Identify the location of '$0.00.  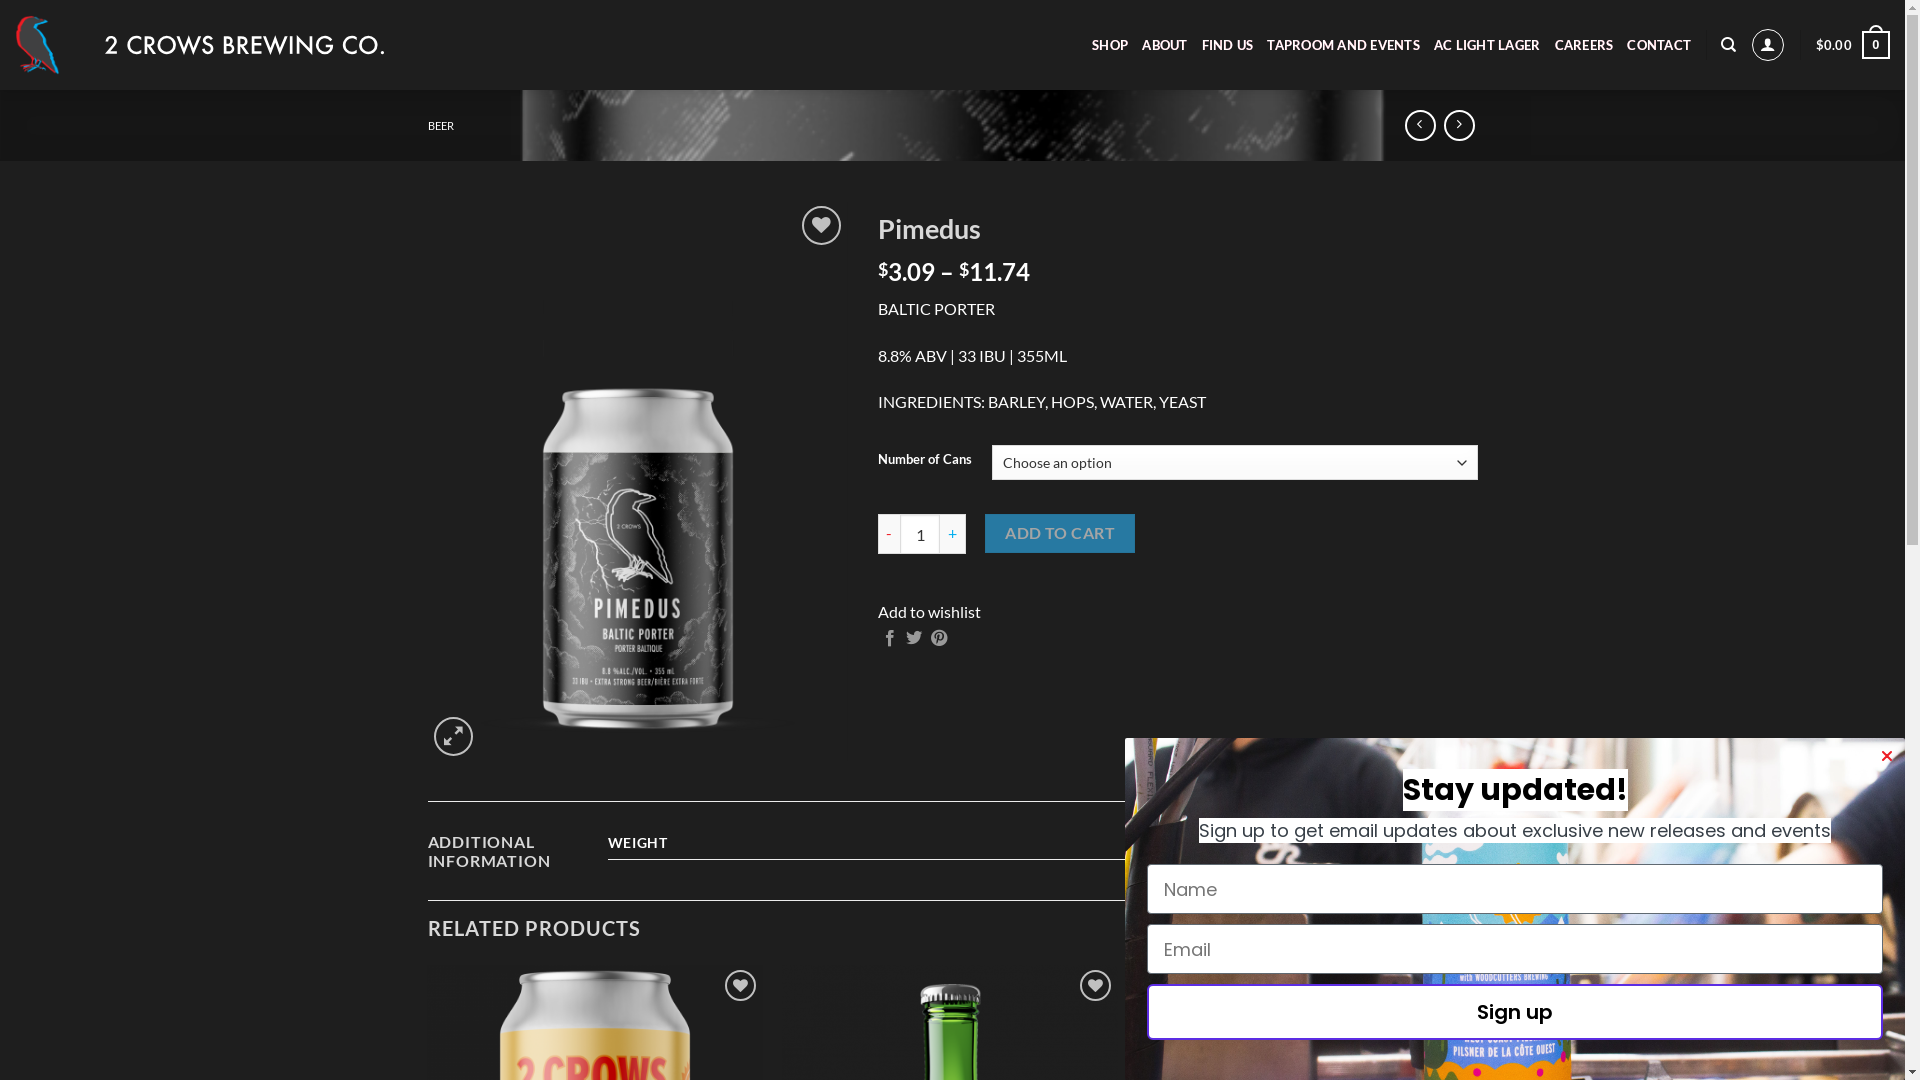
(1851, 45).